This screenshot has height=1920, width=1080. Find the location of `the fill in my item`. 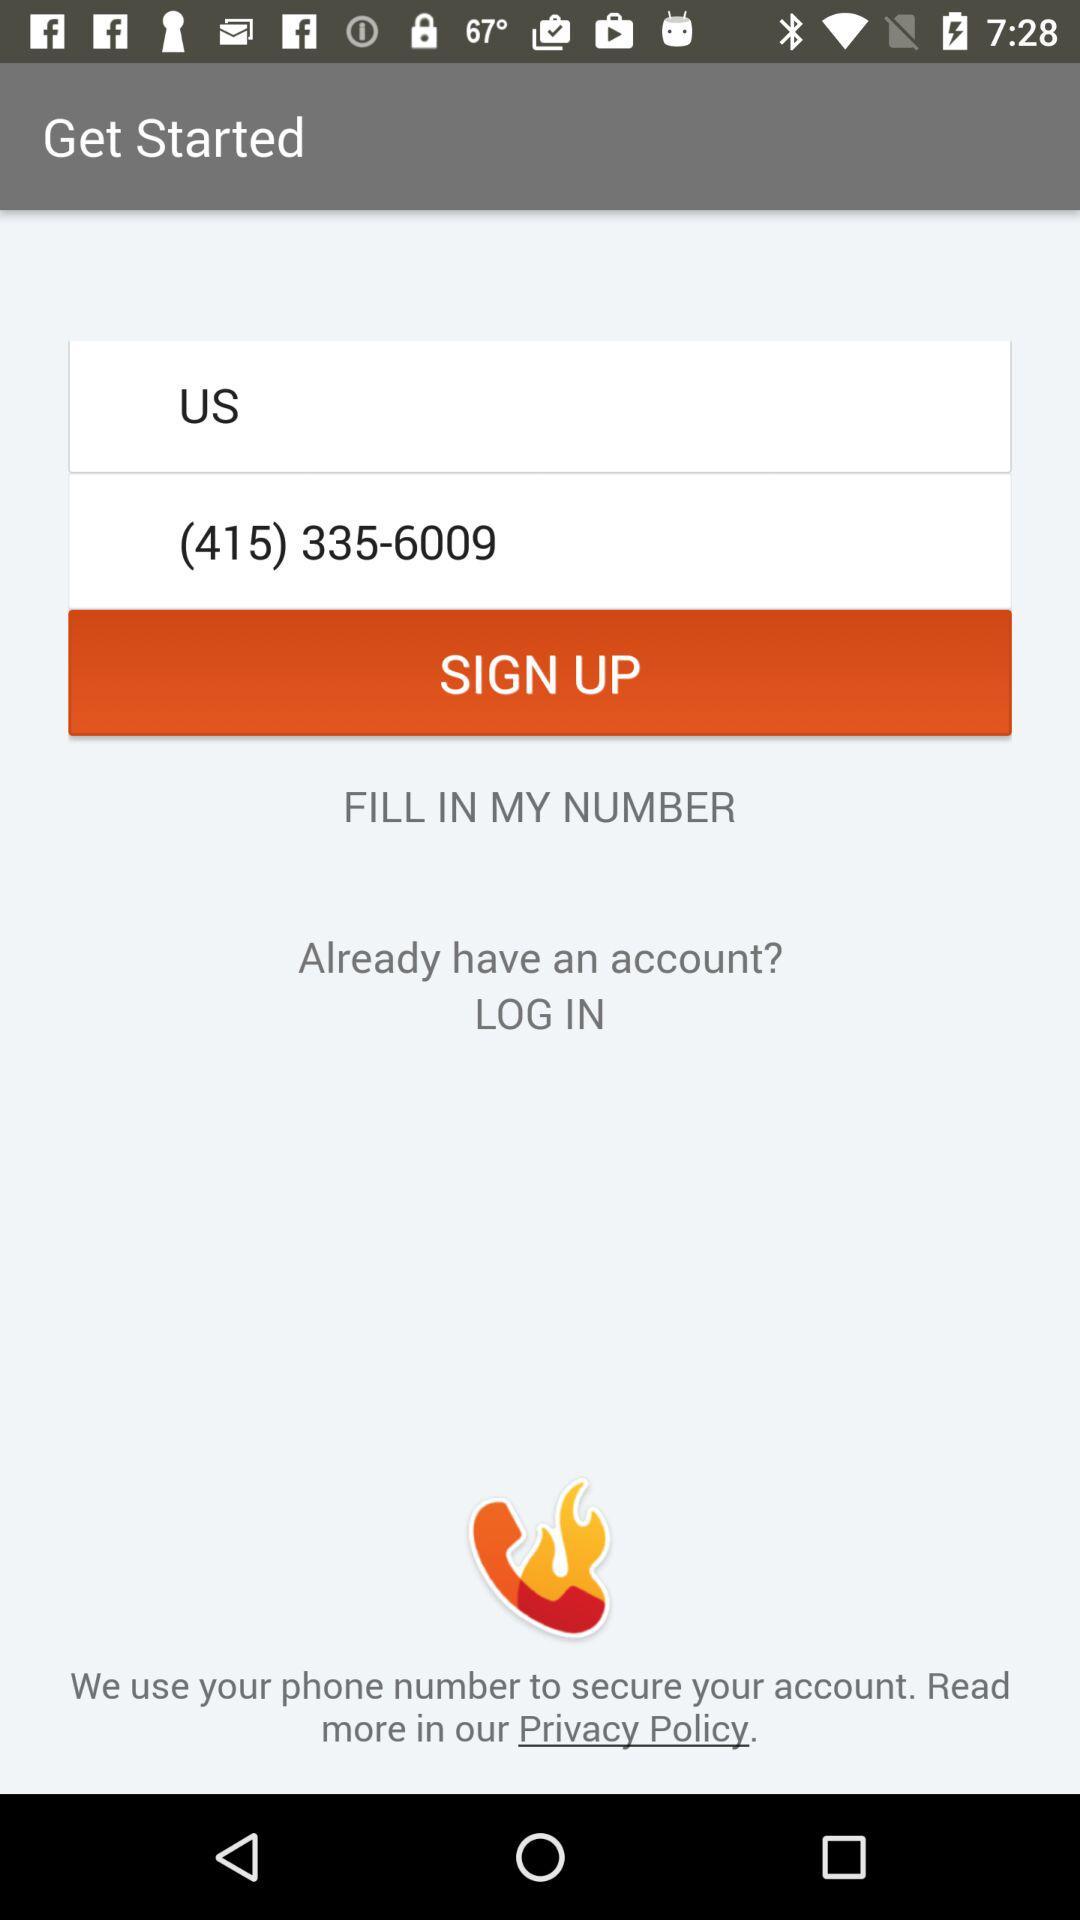

the fill in my item is located at coordinates (538, 805).